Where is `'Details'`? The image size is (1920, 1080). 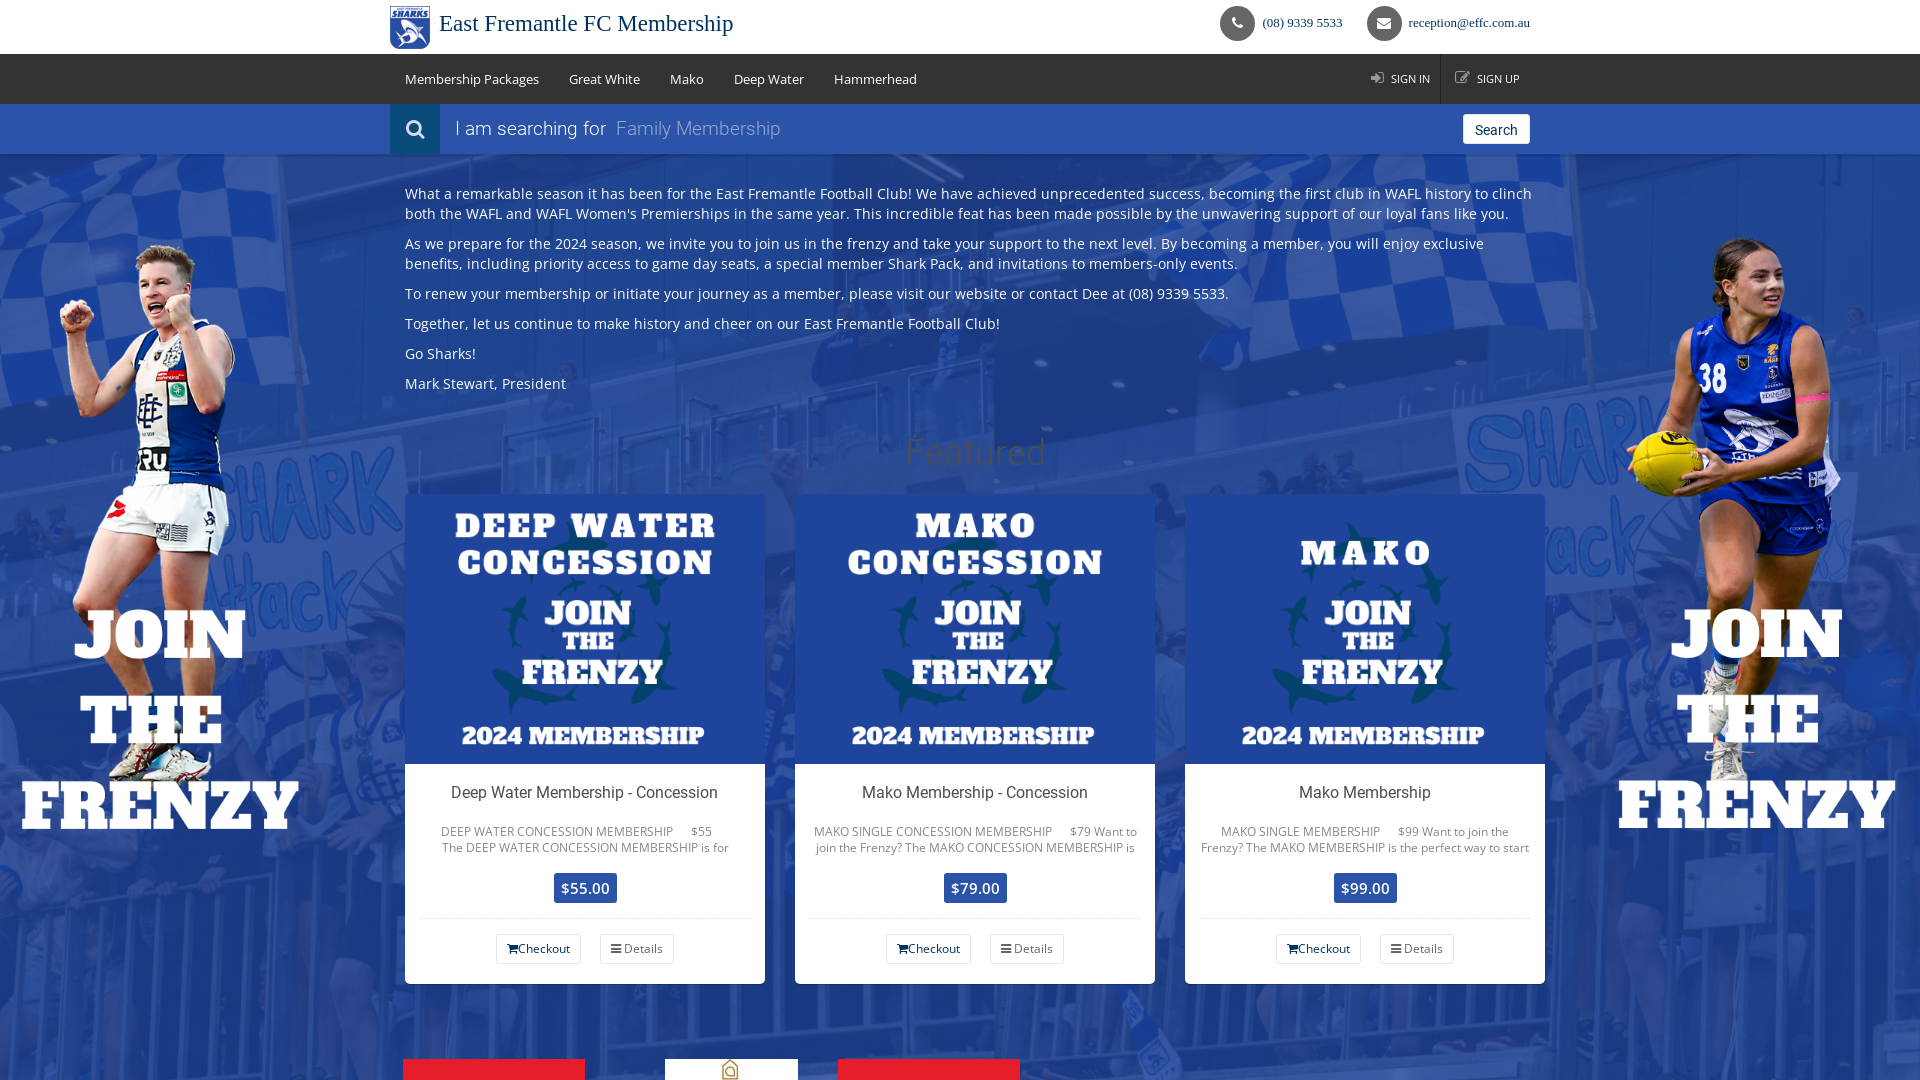 'Details' is located at coordinates (1027, 947).